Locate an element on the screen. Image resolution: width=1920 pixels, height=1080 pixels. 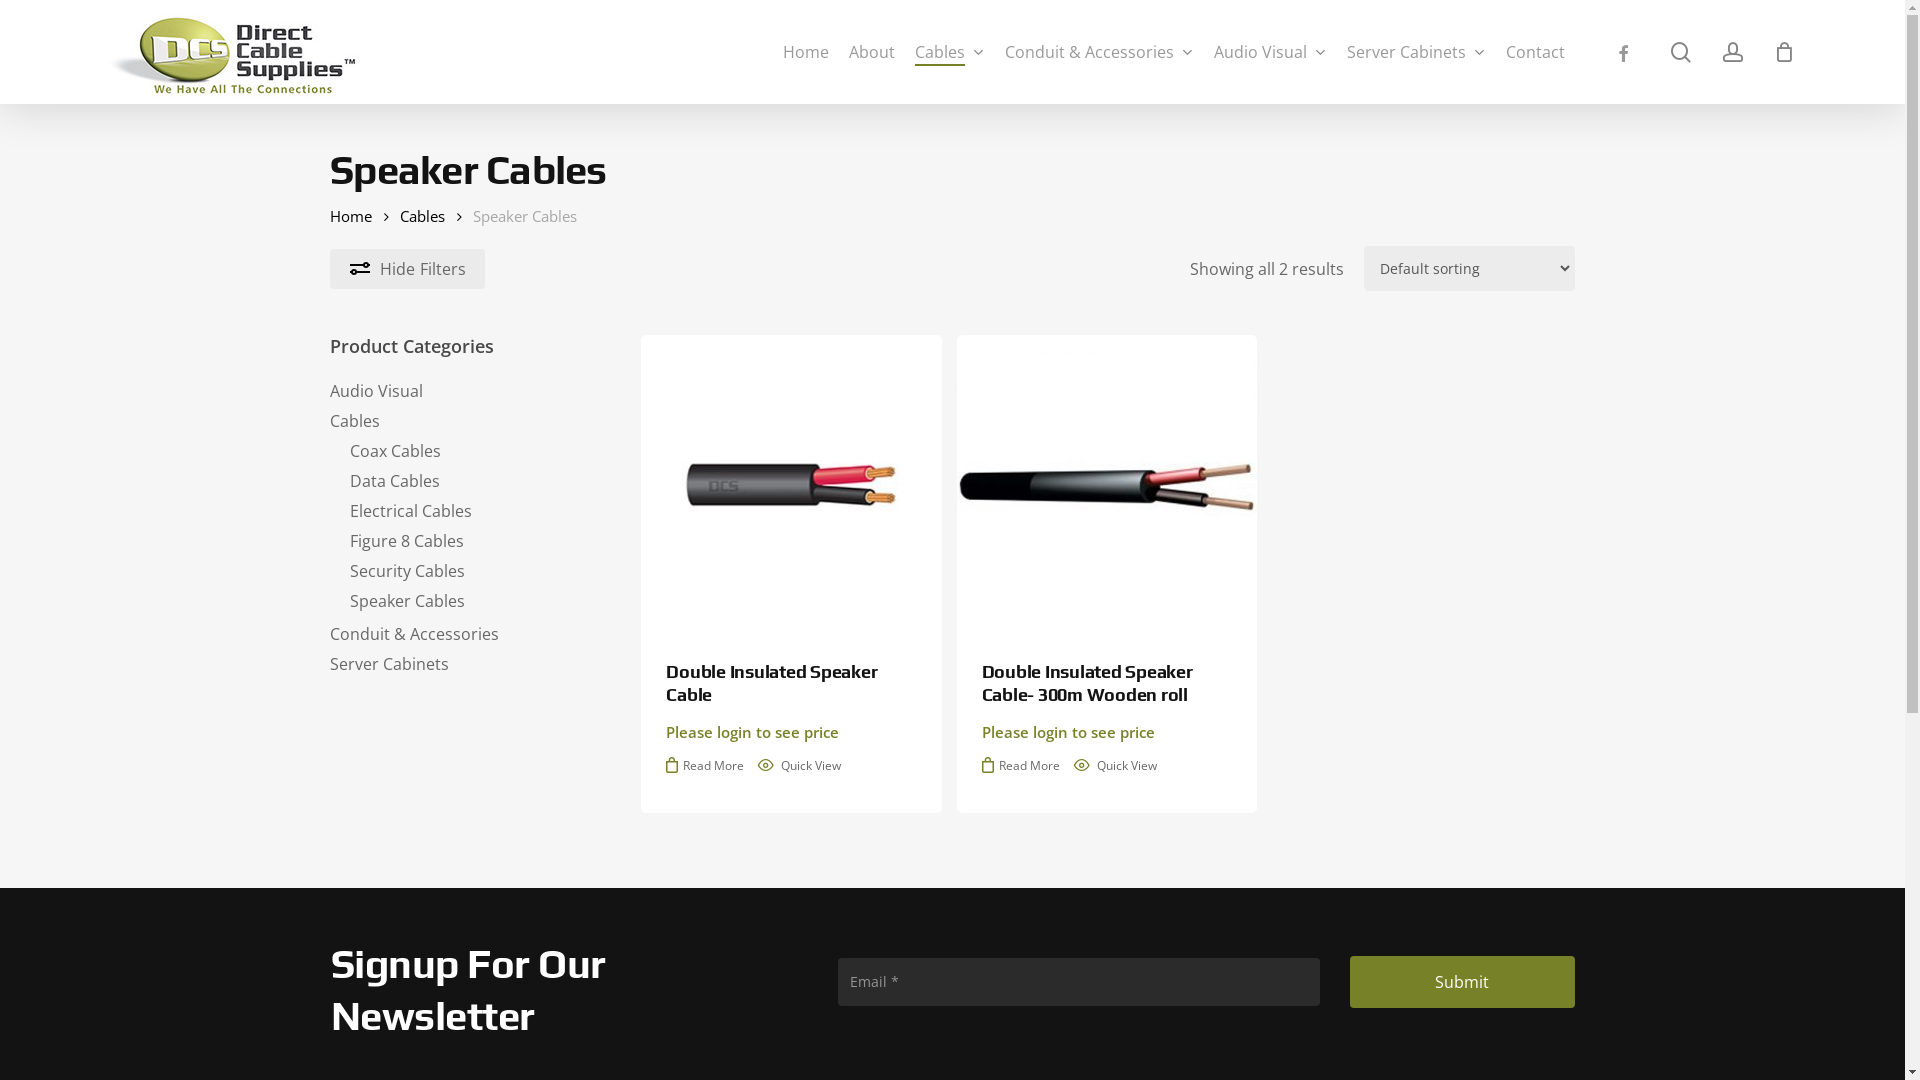
'Quick View' is located at coordinates (1114, 766).